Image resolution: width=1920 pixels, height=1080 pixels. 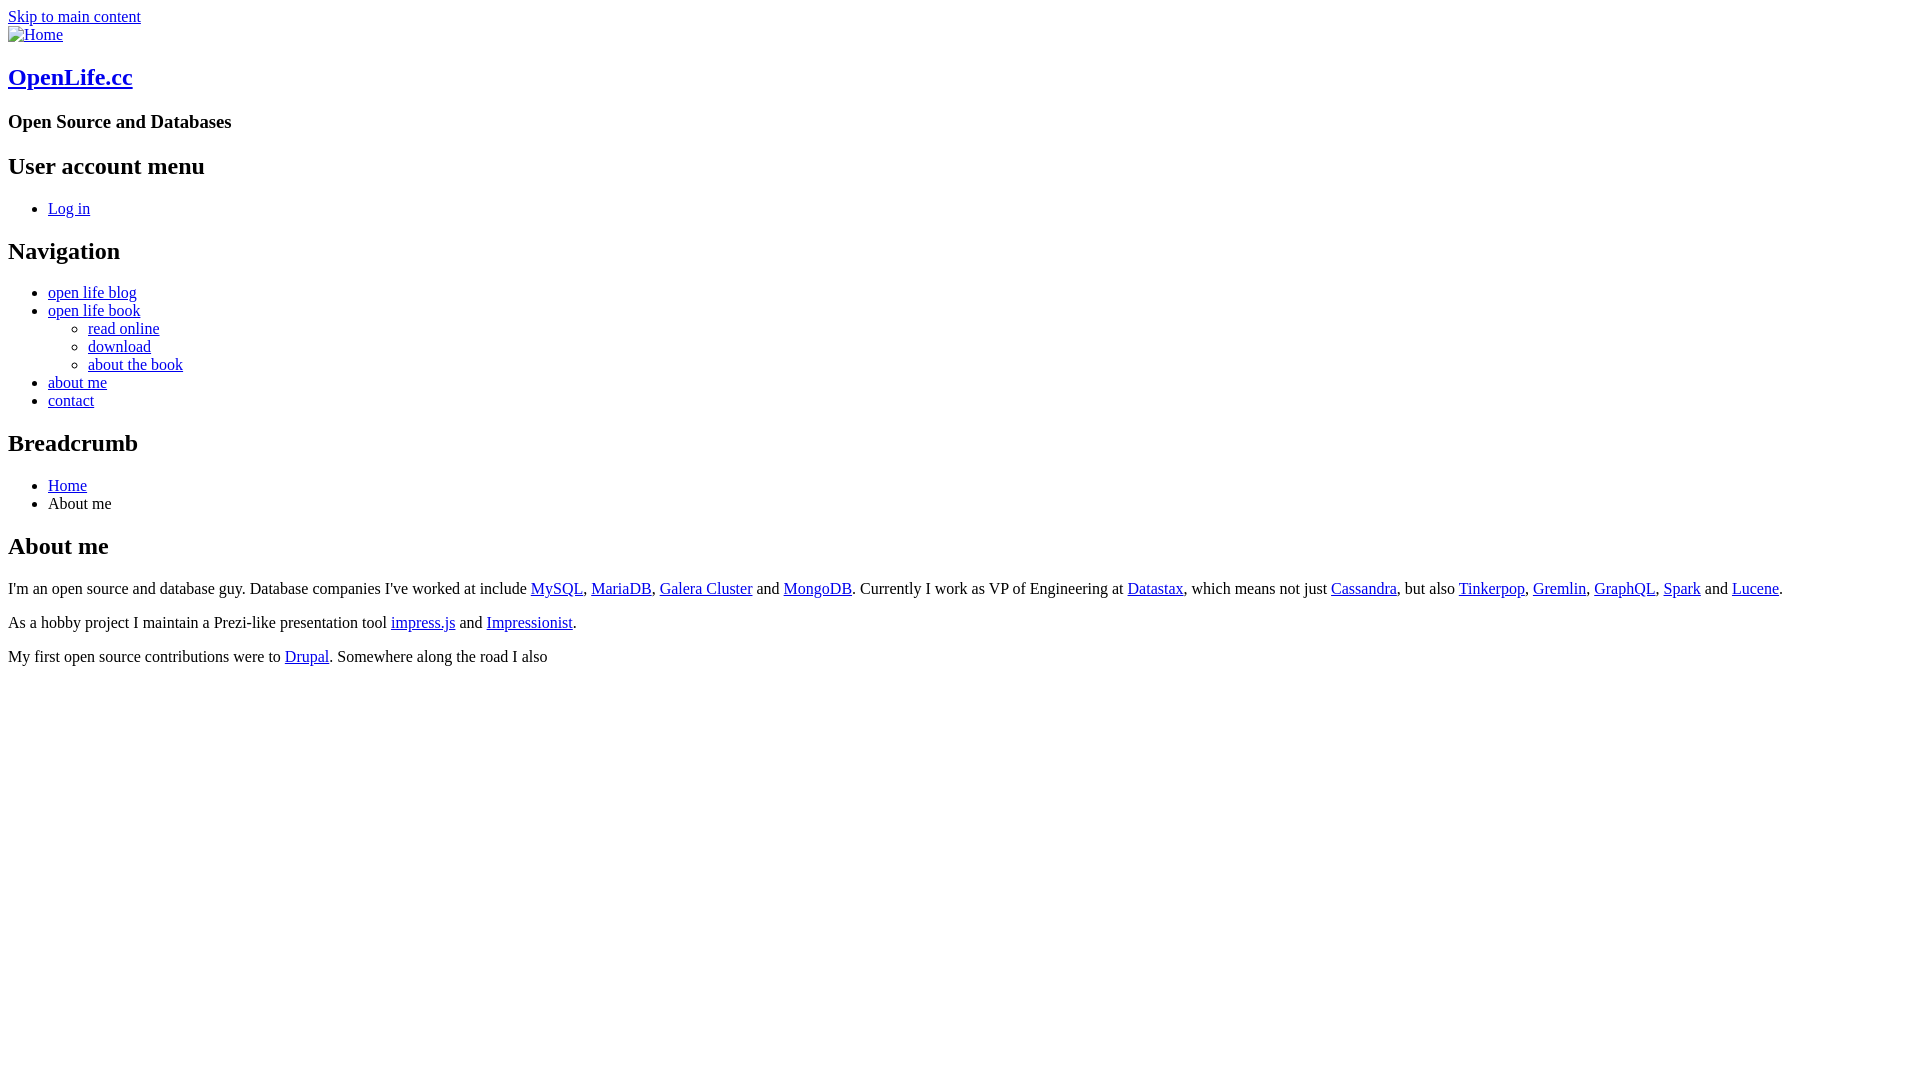 I want to click on 'impress.js', so click(x=421, y=621).